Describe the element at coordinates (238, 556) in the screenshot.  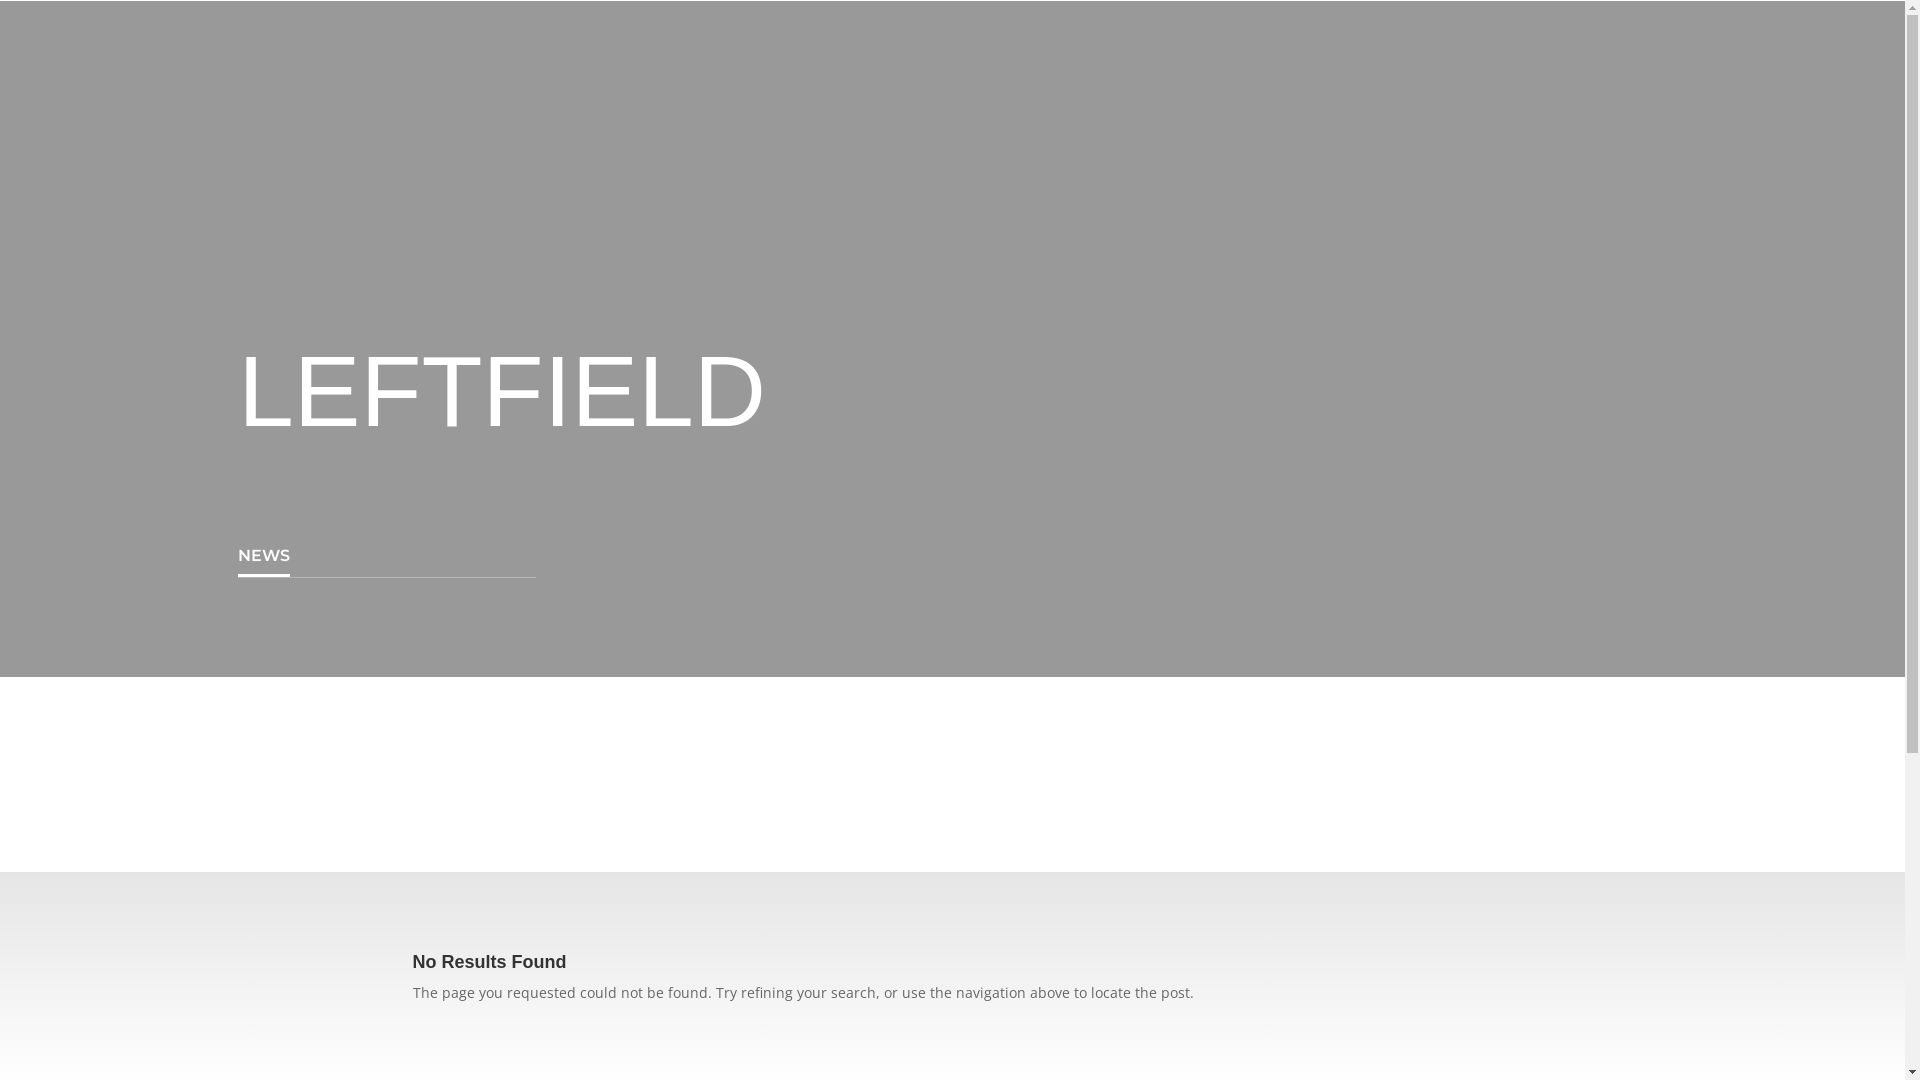
I see `'NEWS'` at that location.